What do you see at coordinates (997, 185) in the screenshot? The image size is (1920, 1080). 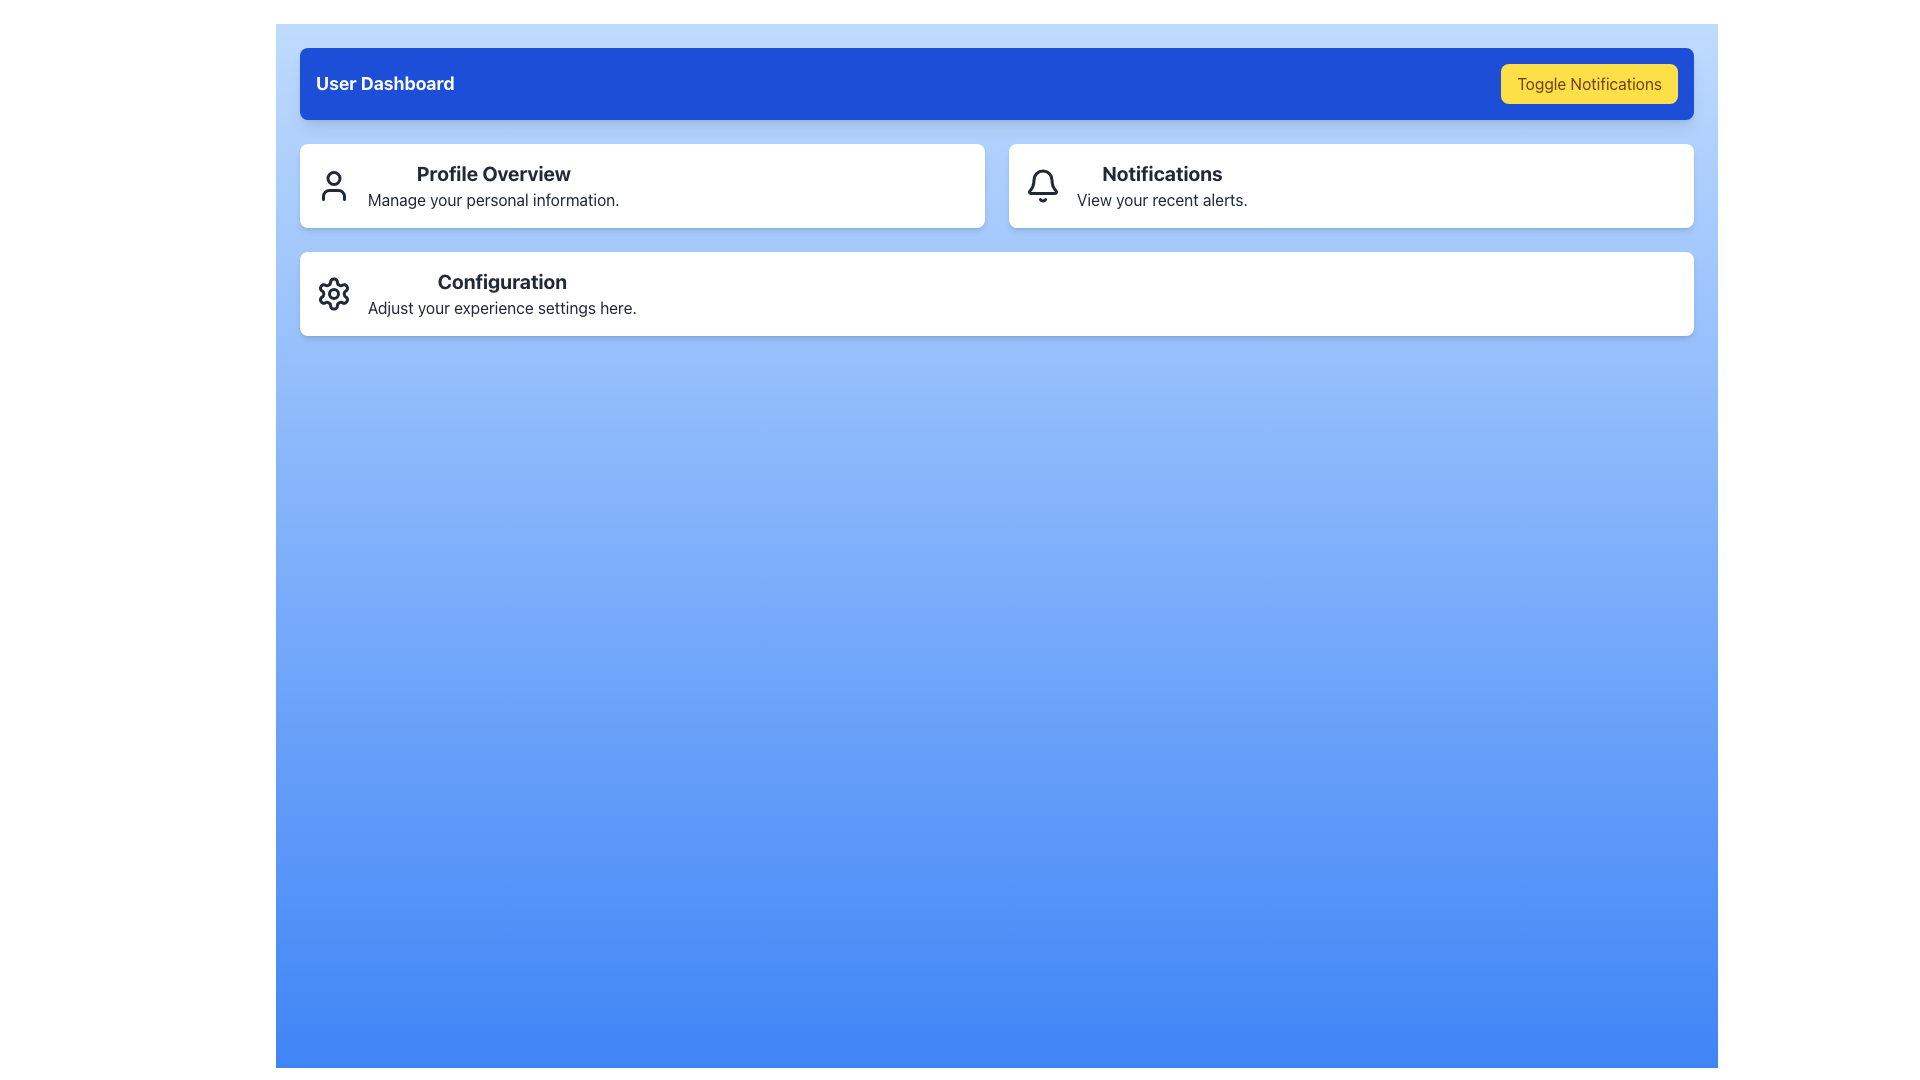 I see `the central grid layout containing informational cards that organizes Profile and Notifications sections to interact with the contained elements` at bounding box center [997, 185].